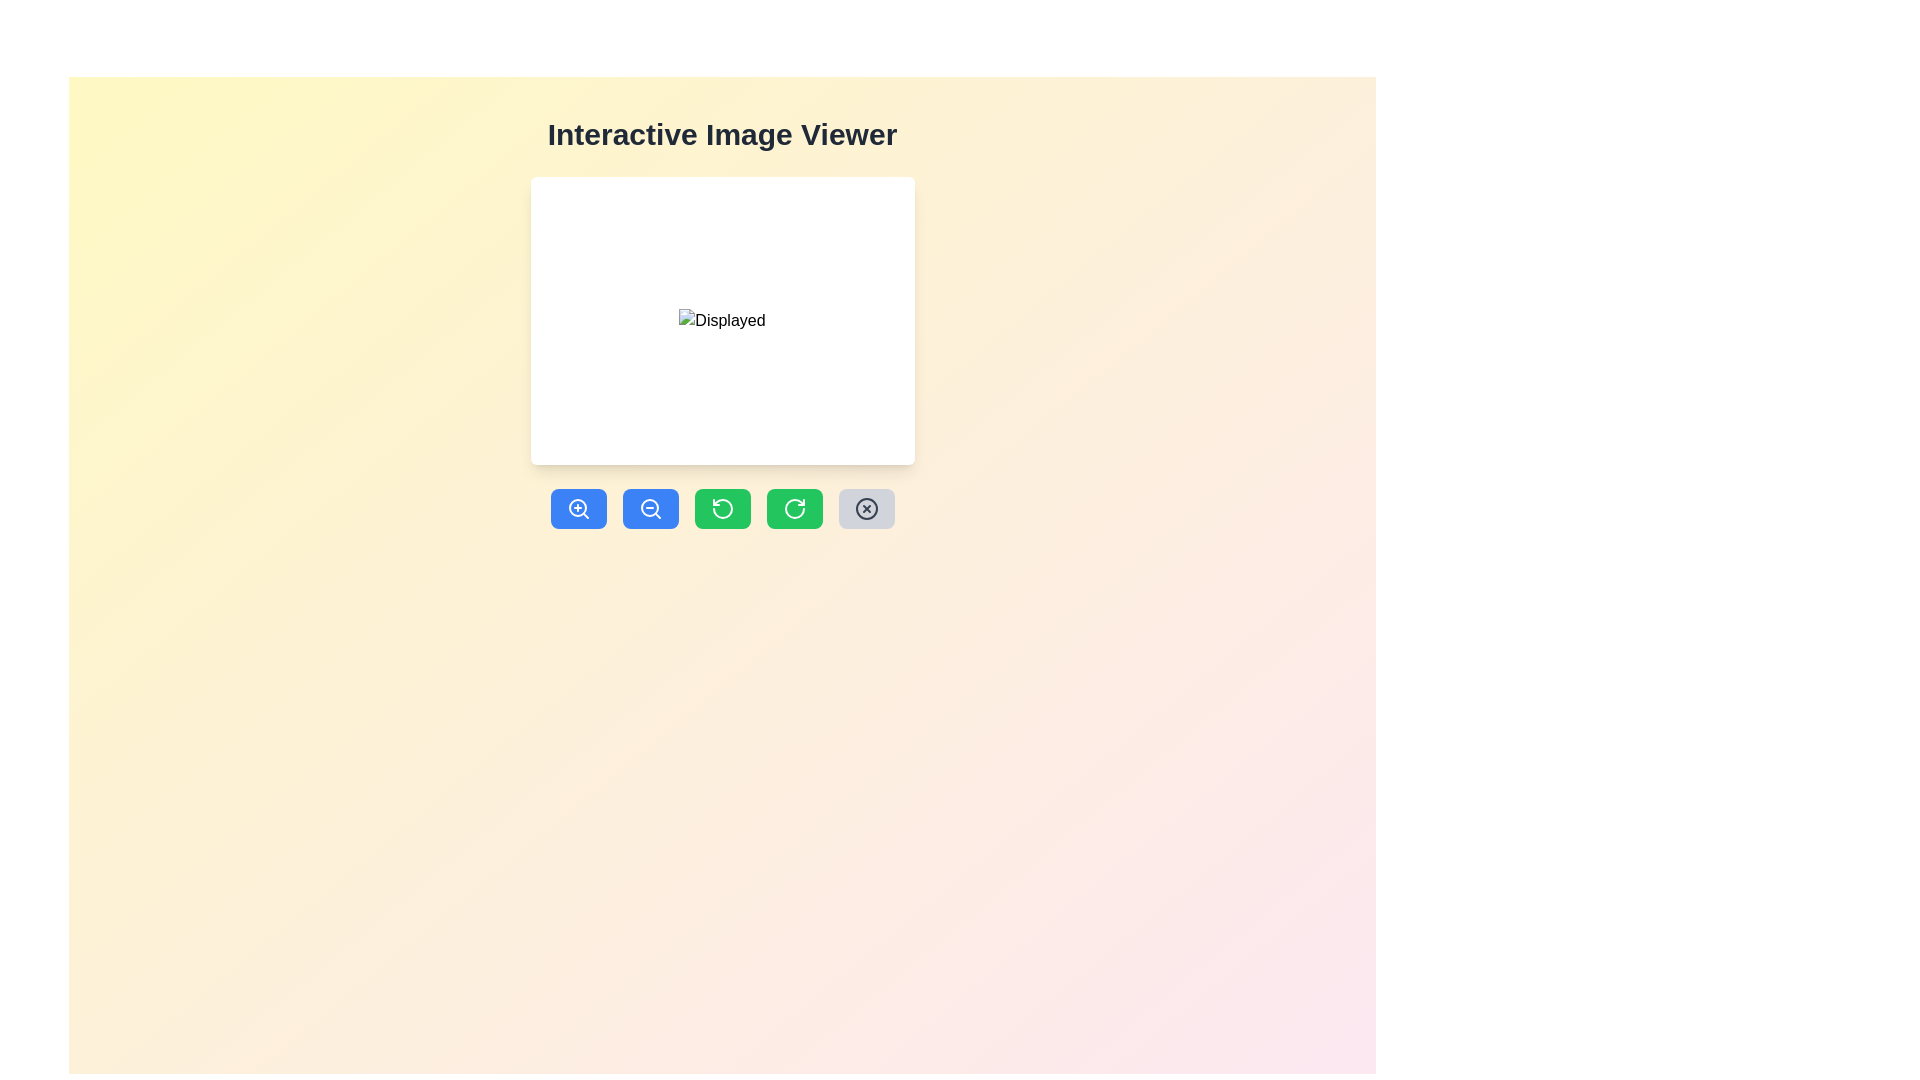 The image size is (1920, 1080). I want to click on the fourth green icon button in the navigation controls located below the content display area, so click(721, 508).